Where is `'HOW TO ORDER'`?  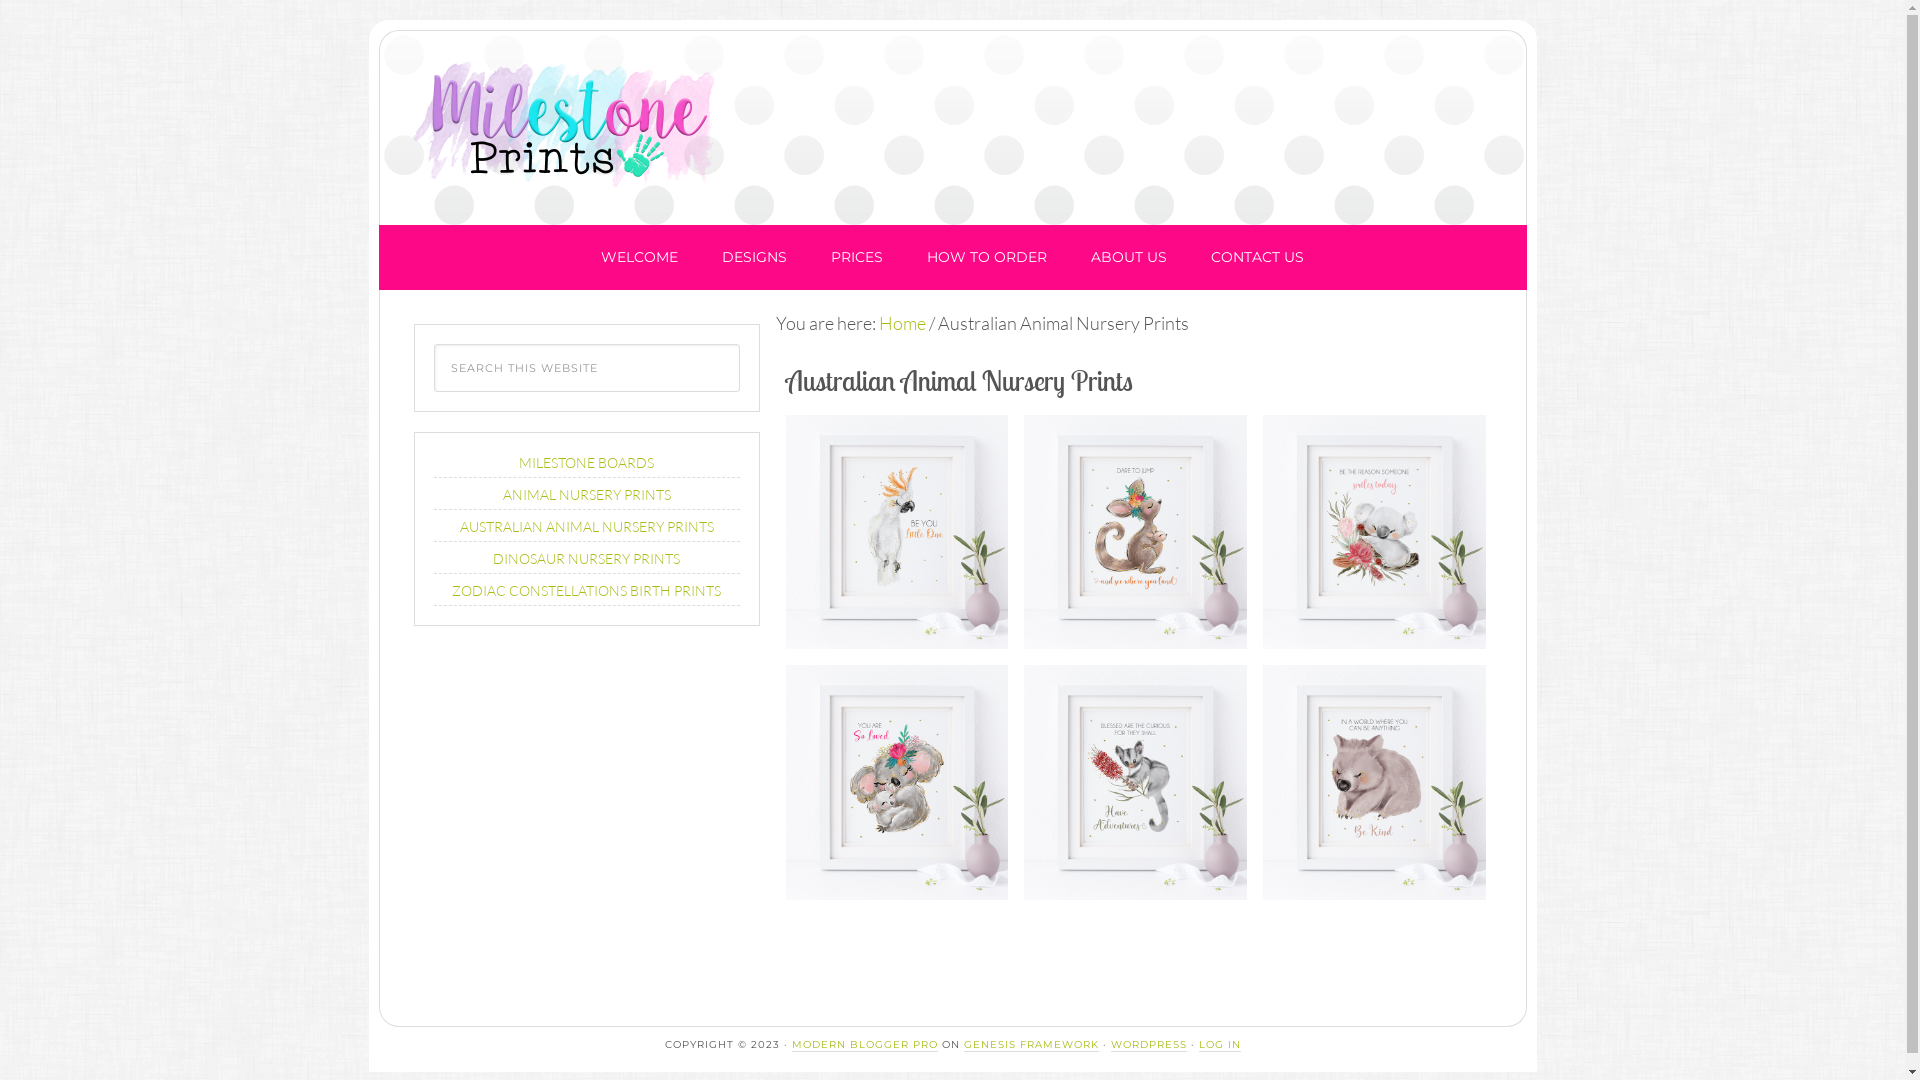 'HOW TO ORDER' is located at coordinates (987, 256).